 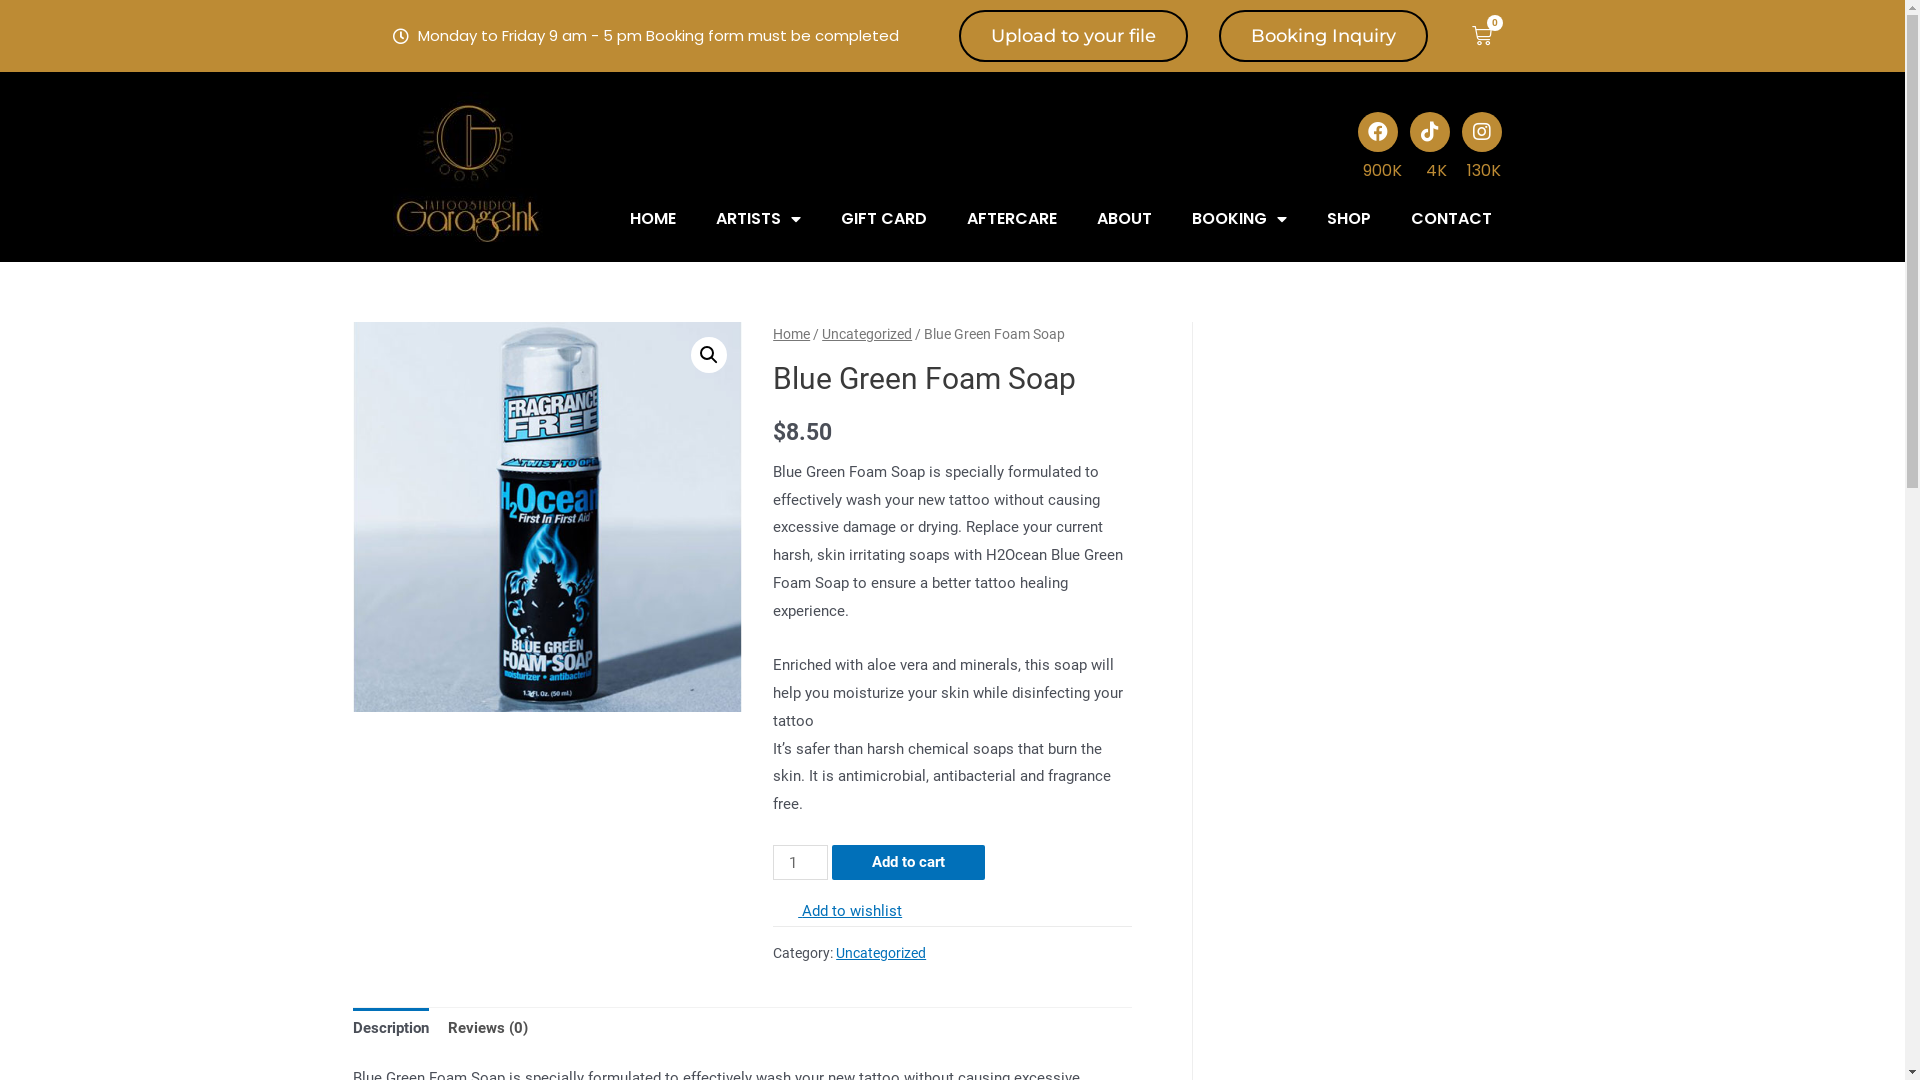 I want to click on 'ARTISTS', so click(x=696, y=219).